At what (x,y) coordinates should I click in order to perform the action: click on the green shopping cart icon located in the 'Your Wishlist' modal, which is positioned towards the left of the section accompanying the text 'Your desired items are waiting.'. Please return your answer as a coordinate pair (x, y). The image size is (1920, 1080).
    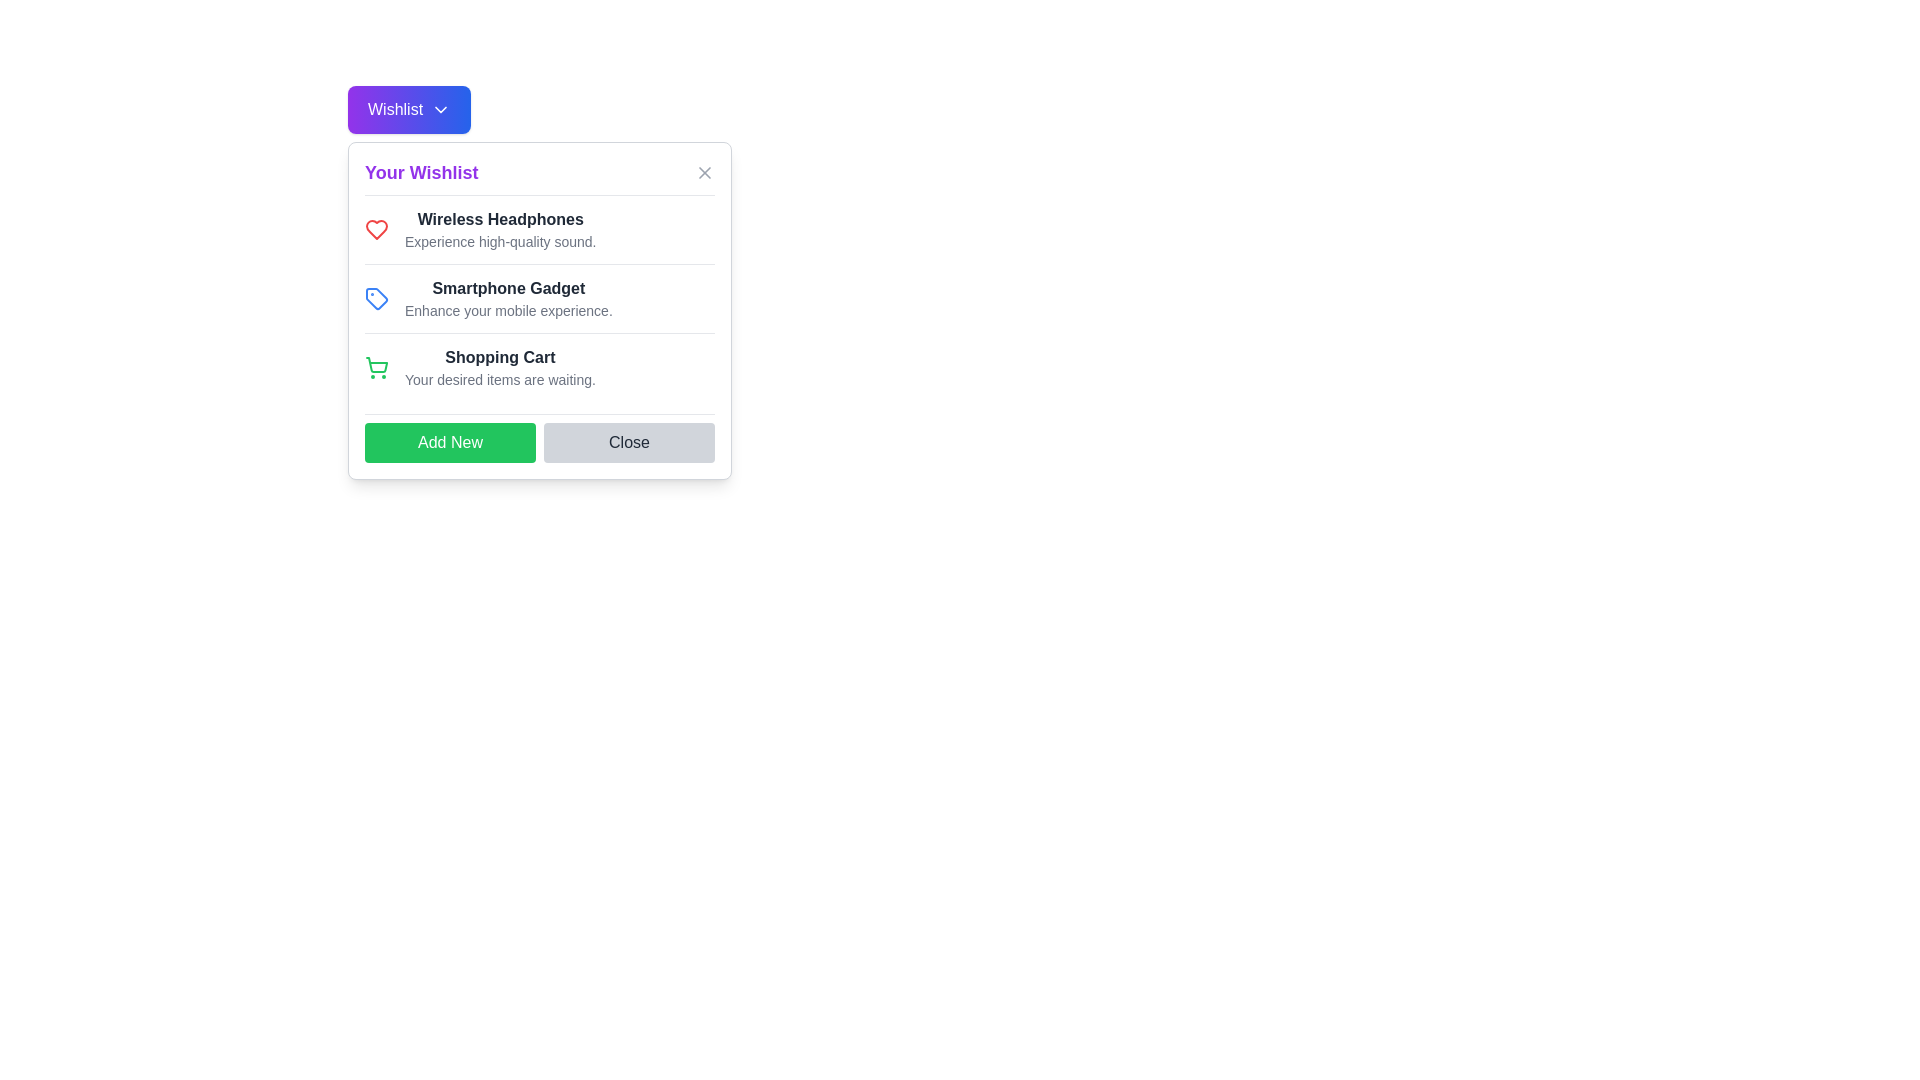
    Looking at the image, I should click on (377, 365).